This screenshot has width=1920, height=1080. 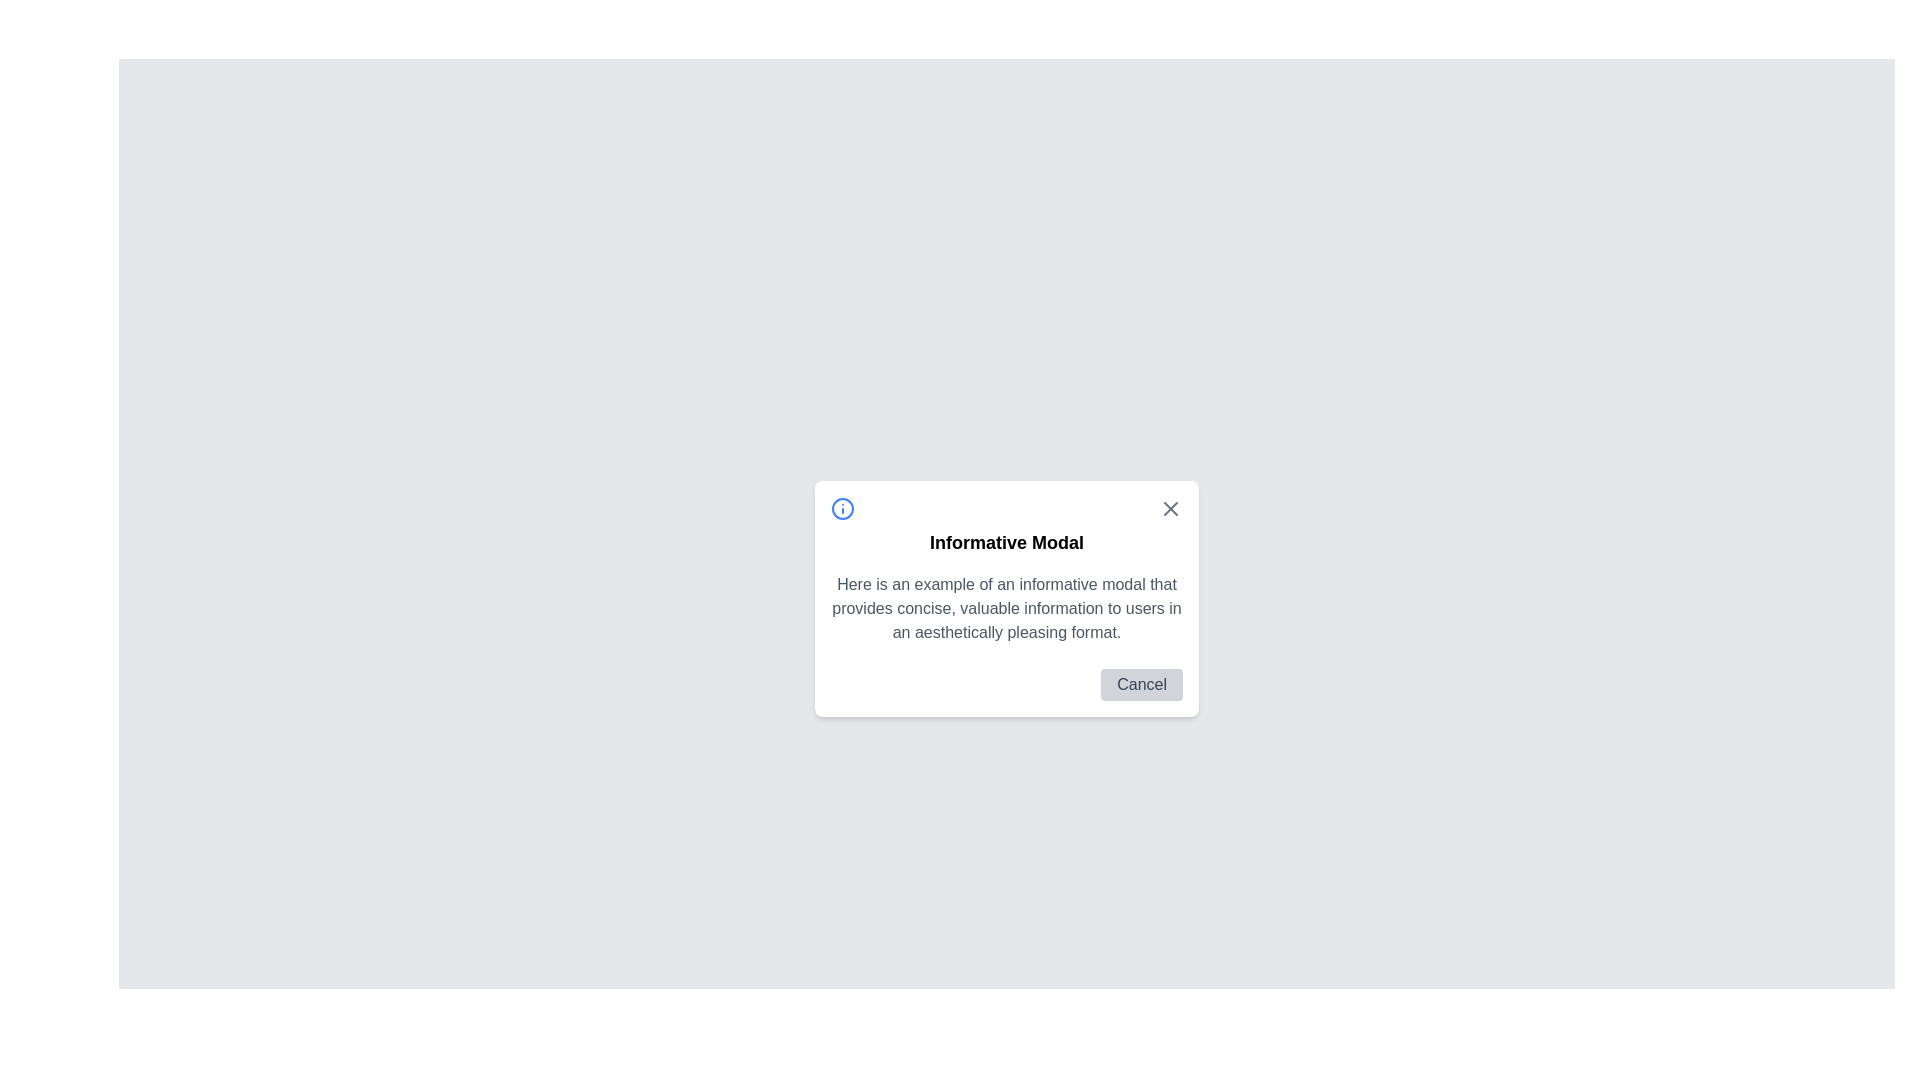 What do you see at coordinates (1171, 508) in the screenshot?
I see `the gray 'X' icon button in the upper-right corner of the modal dialog to trigger the hover effect, which changes its color to a darker gray` at bounding box center [1171, 508].